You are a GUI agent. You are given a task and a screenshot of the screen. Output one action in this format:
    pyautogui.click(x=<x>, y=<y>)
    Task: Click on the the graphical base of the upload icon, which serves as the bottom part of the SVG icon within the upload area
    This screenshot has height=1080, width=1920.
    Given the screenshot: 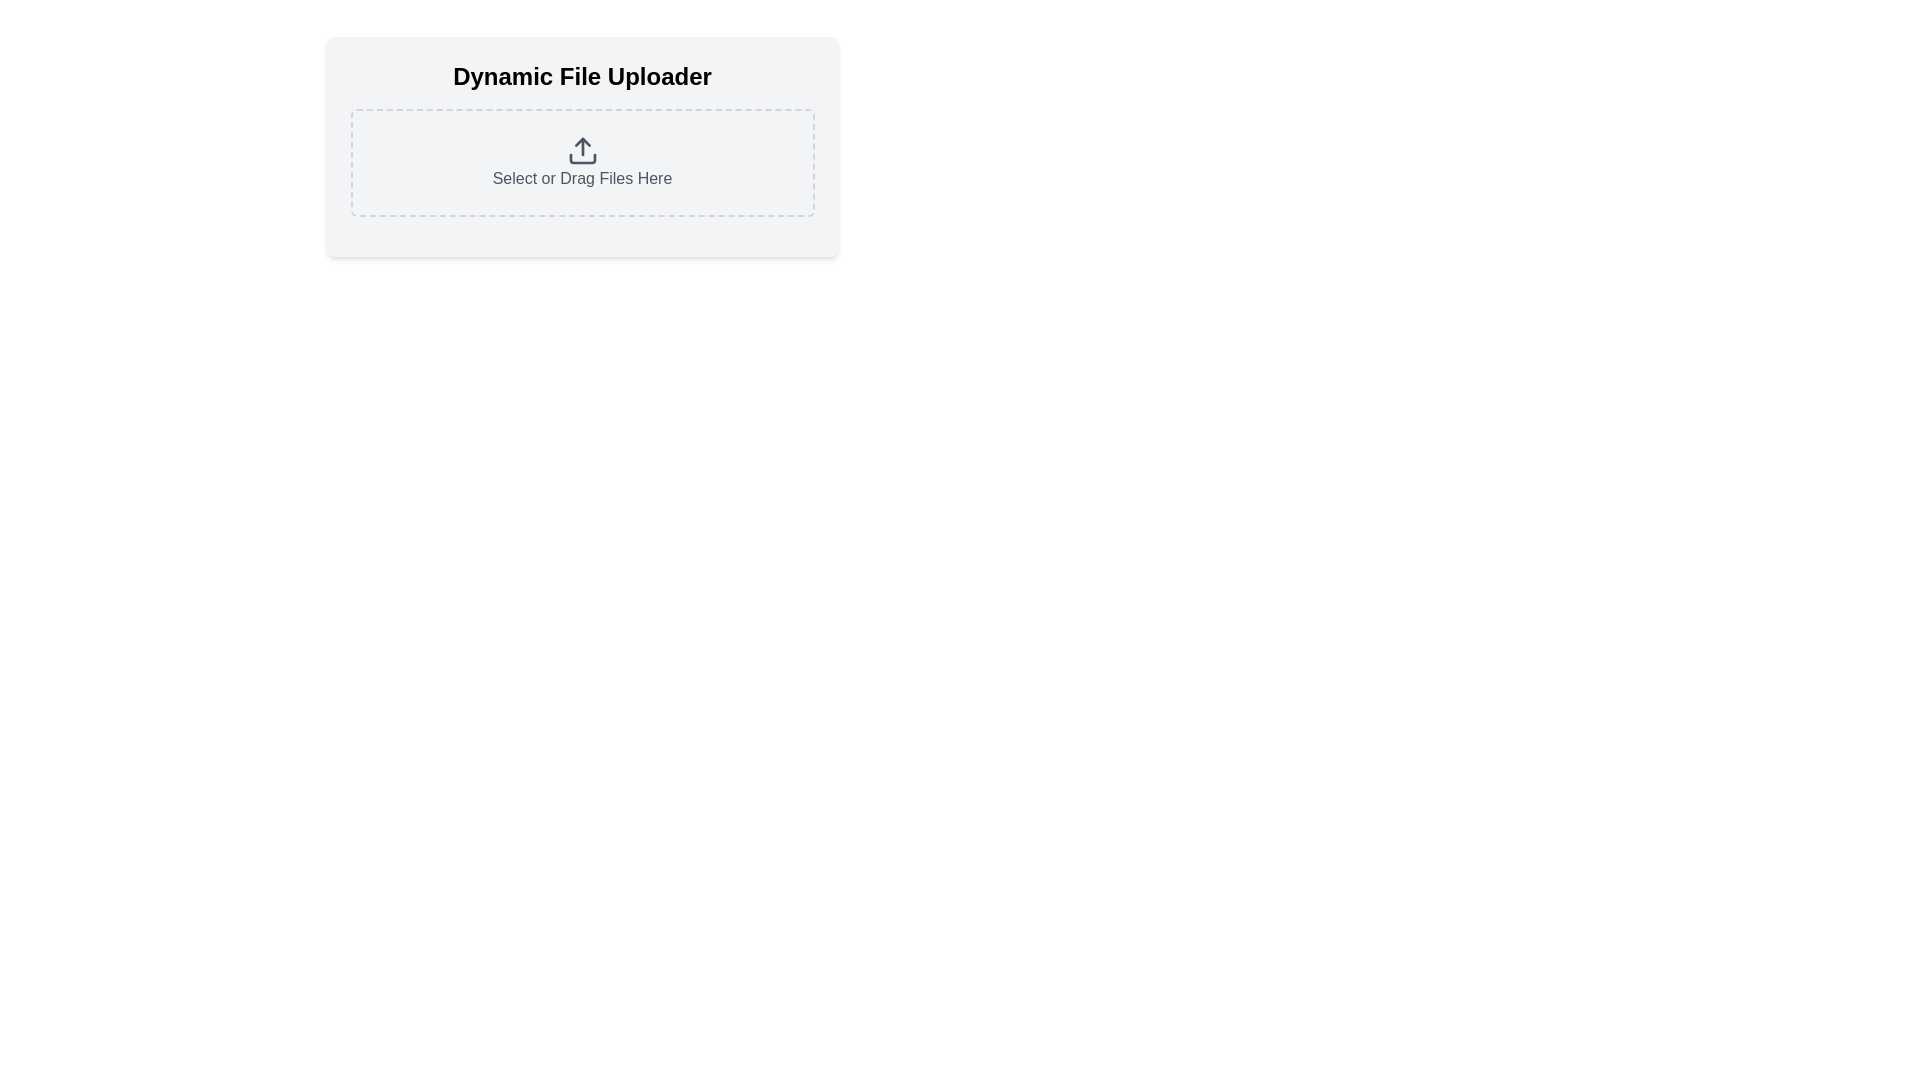 What is the action you would take?
    pyautogui.click(x=581, y=157)
    